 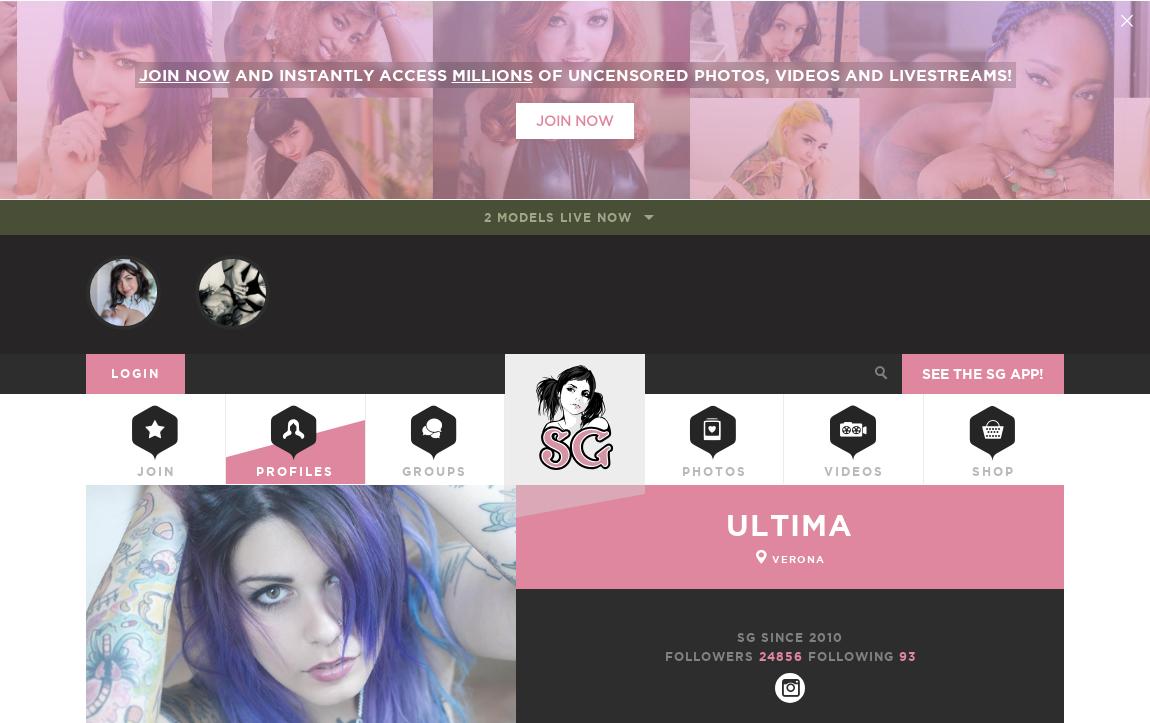 I want to click on 'Join Now', so click(x=575, y=119).